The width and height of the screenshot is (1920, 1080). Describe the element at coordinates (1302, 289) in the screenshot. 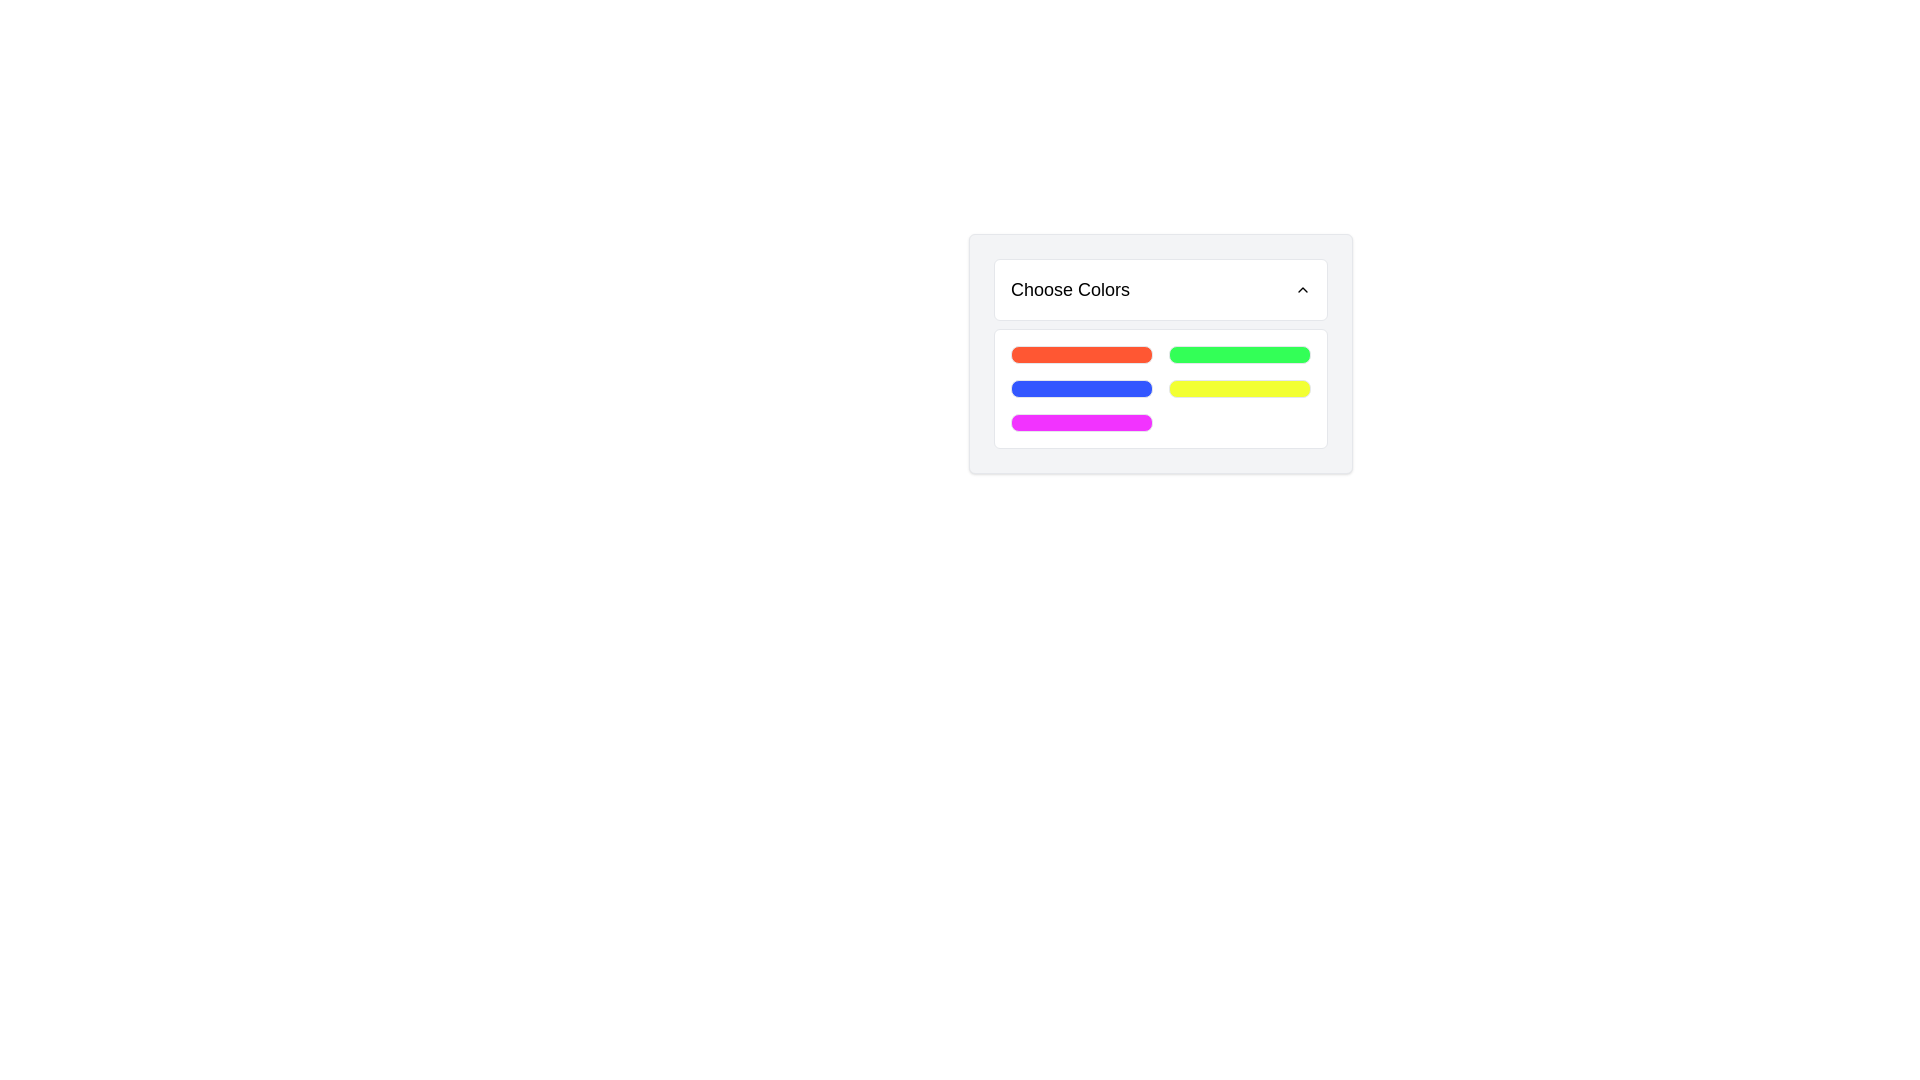

I see `the upward-pointing chevron icon located to the right of the 'Choose Colors' text` at that location.